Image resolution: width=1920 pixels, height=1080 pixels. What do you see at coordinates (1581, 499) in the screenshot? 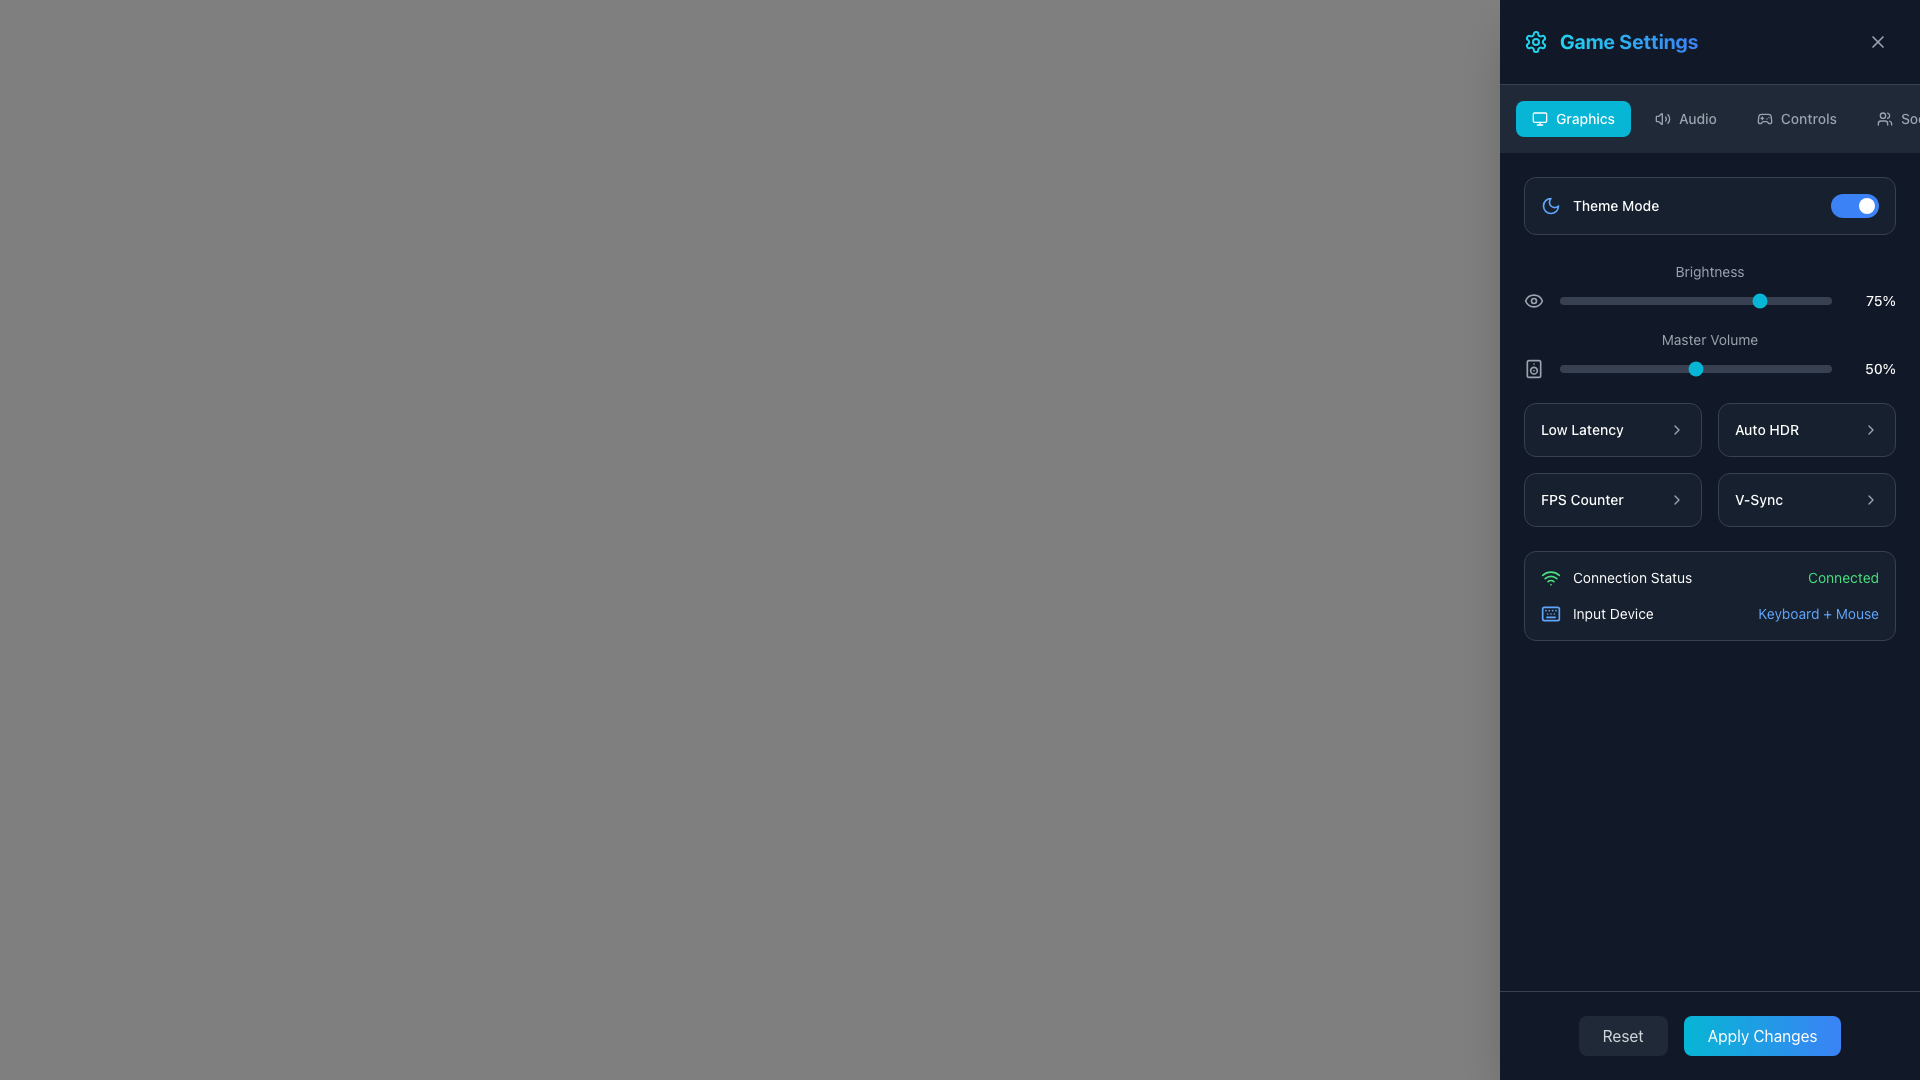
I see `the setting represented by the 'FPS Counter' label, which is a text label styled in a light color against a dark background, positioned between 'Auto HDR' and 'V-Sync' options in the game settings interface` at bounding box center [1581, 499].